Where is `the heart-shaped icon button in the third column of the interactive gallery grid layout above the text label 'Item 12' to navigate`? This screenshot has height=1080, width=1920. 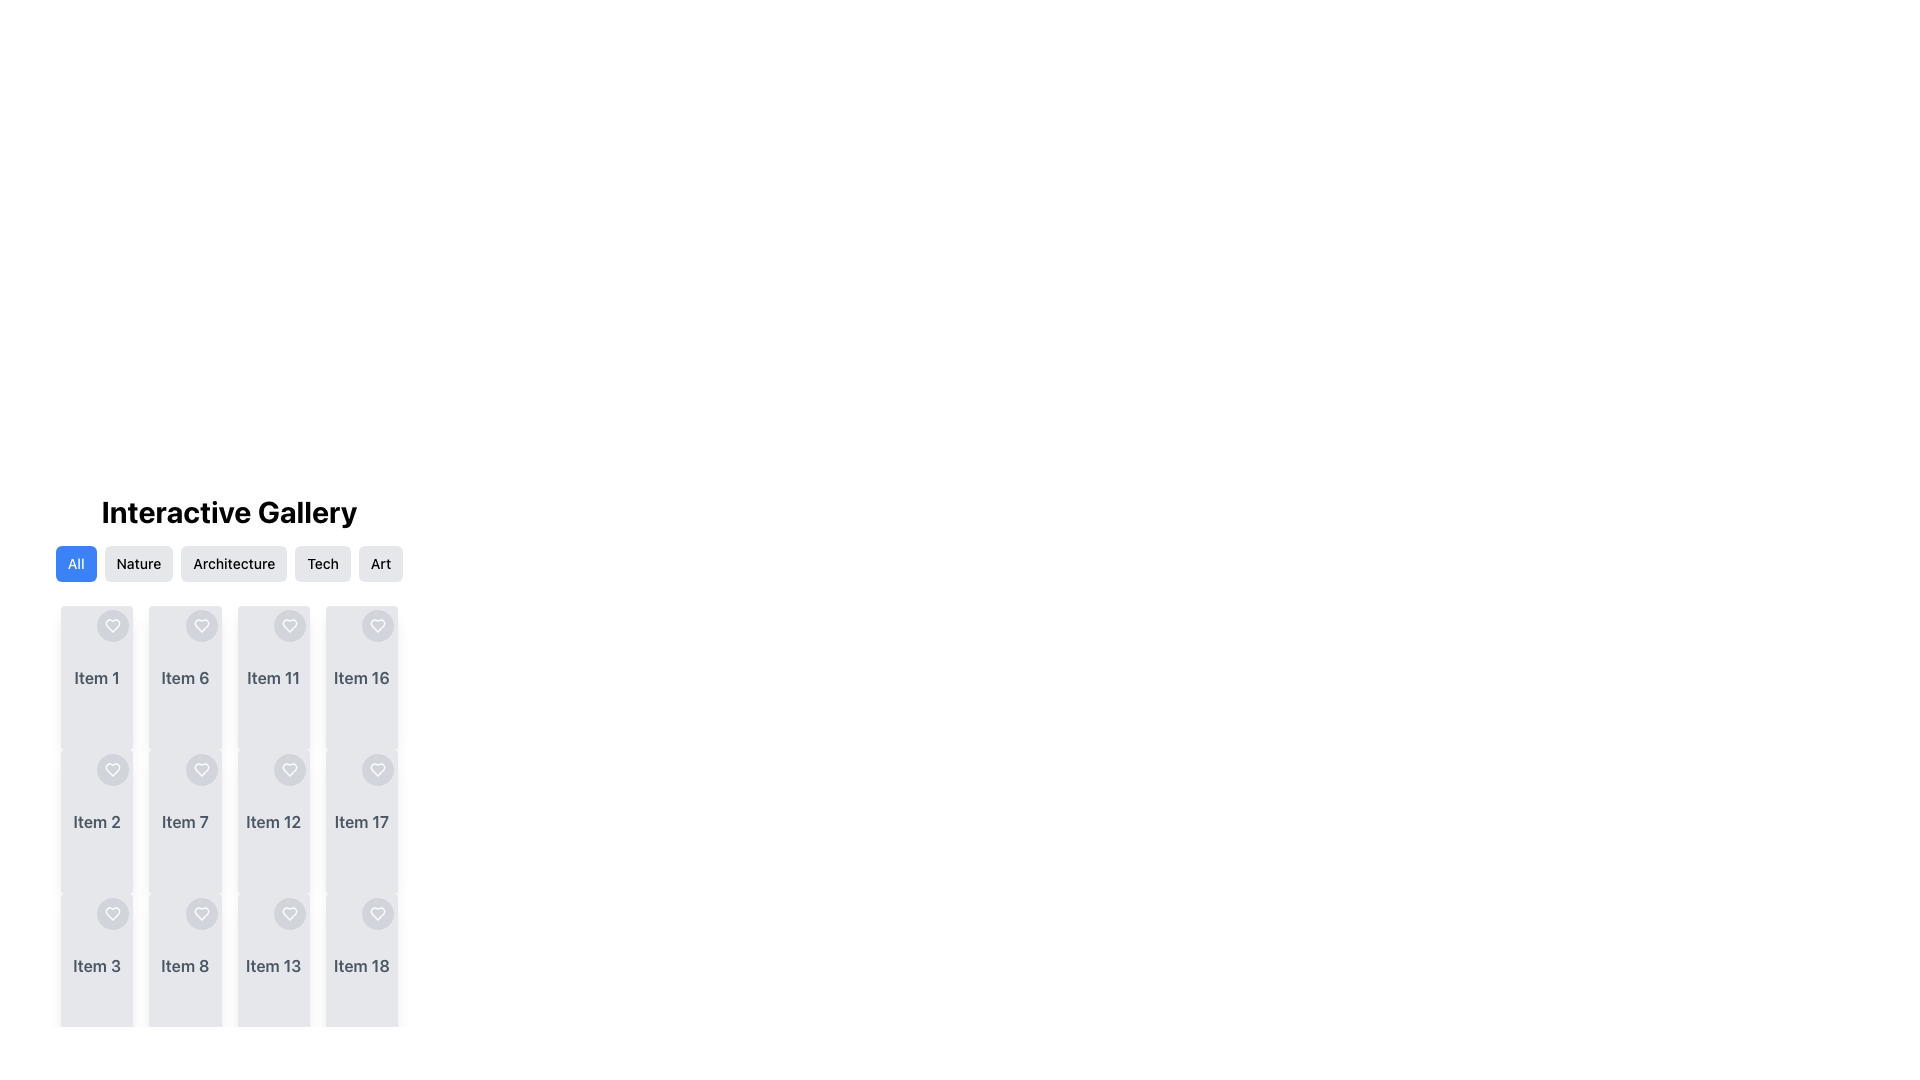 the heart-shaped icon button in the third column of the interactive gallery grid layout above the text label 'Item 12' to navigate is located at coordinates (288, 769).